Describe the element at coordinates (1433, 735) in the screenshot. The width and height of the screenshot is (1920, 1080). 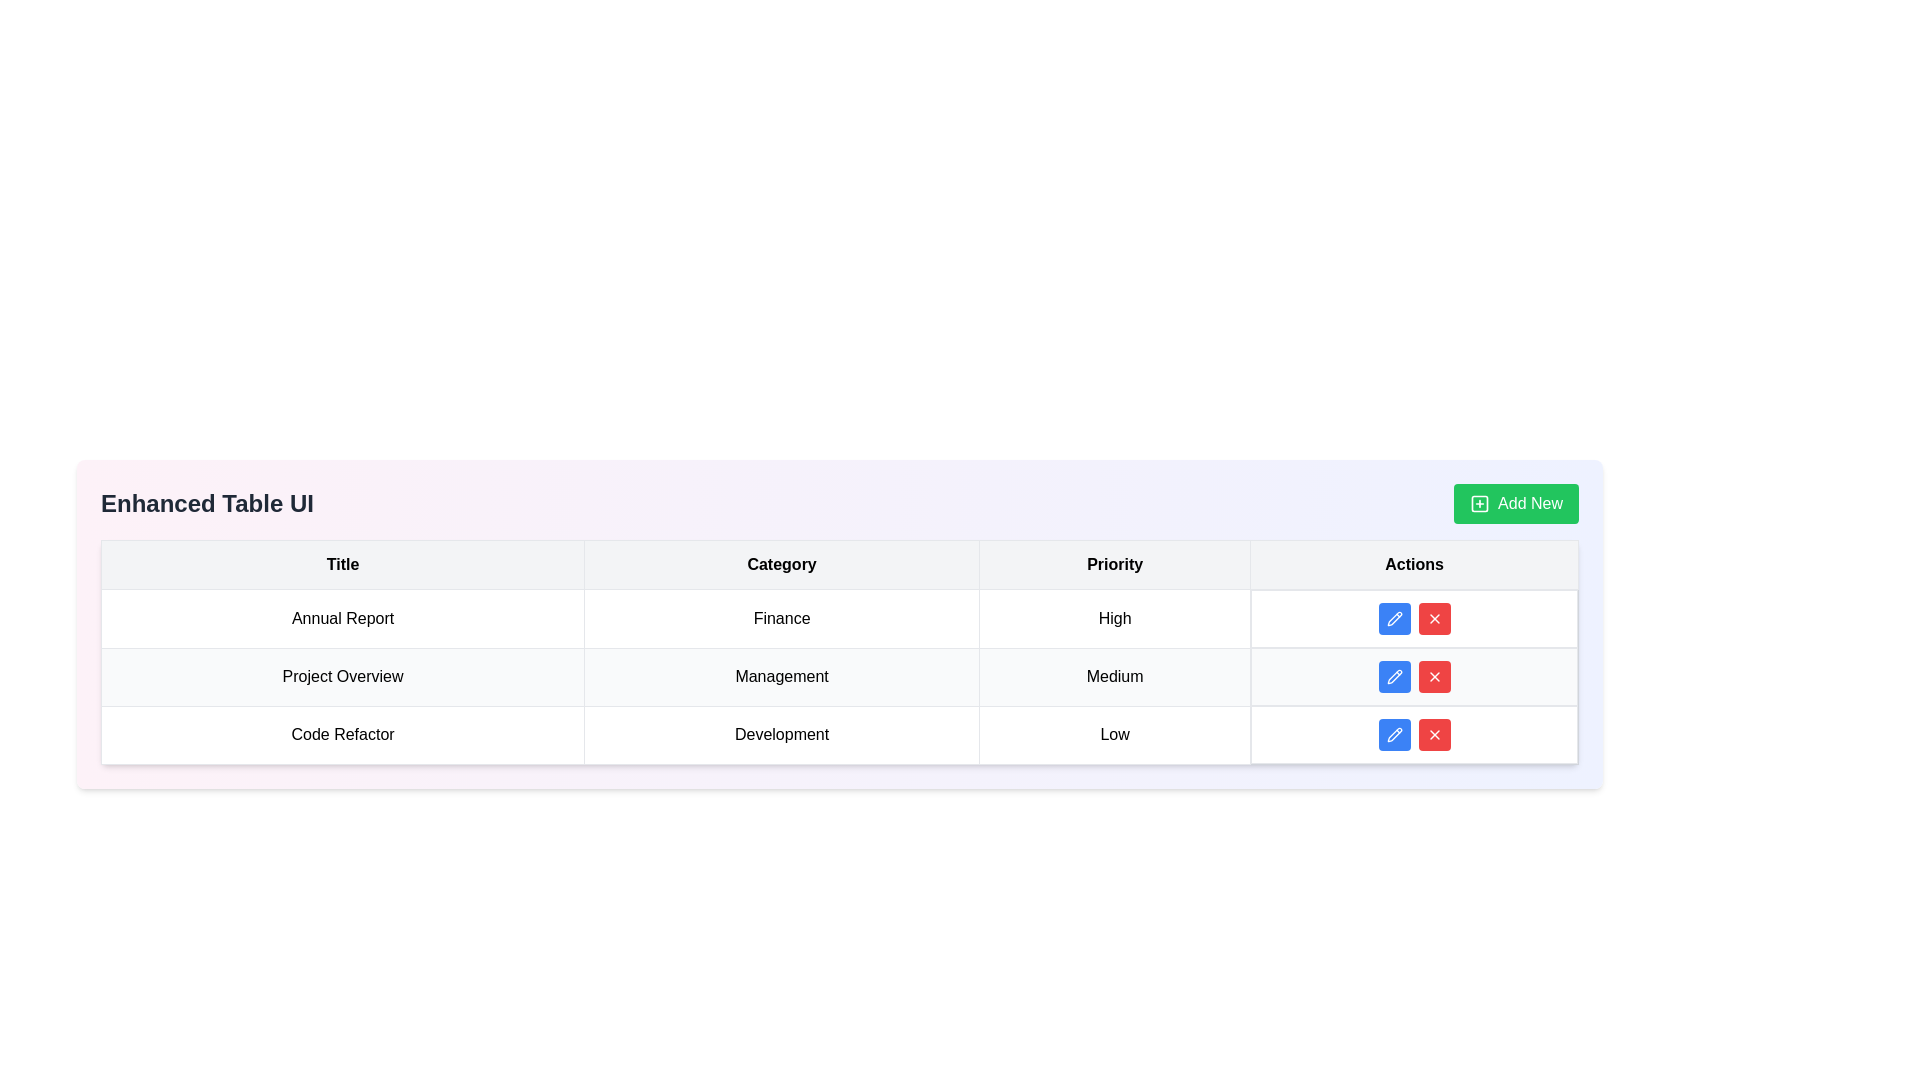
I see `the red delete button located in the last row of the 'Actions' column in the table, which is situated to the right of the blue edit button to potentially view tooltips` at that location.